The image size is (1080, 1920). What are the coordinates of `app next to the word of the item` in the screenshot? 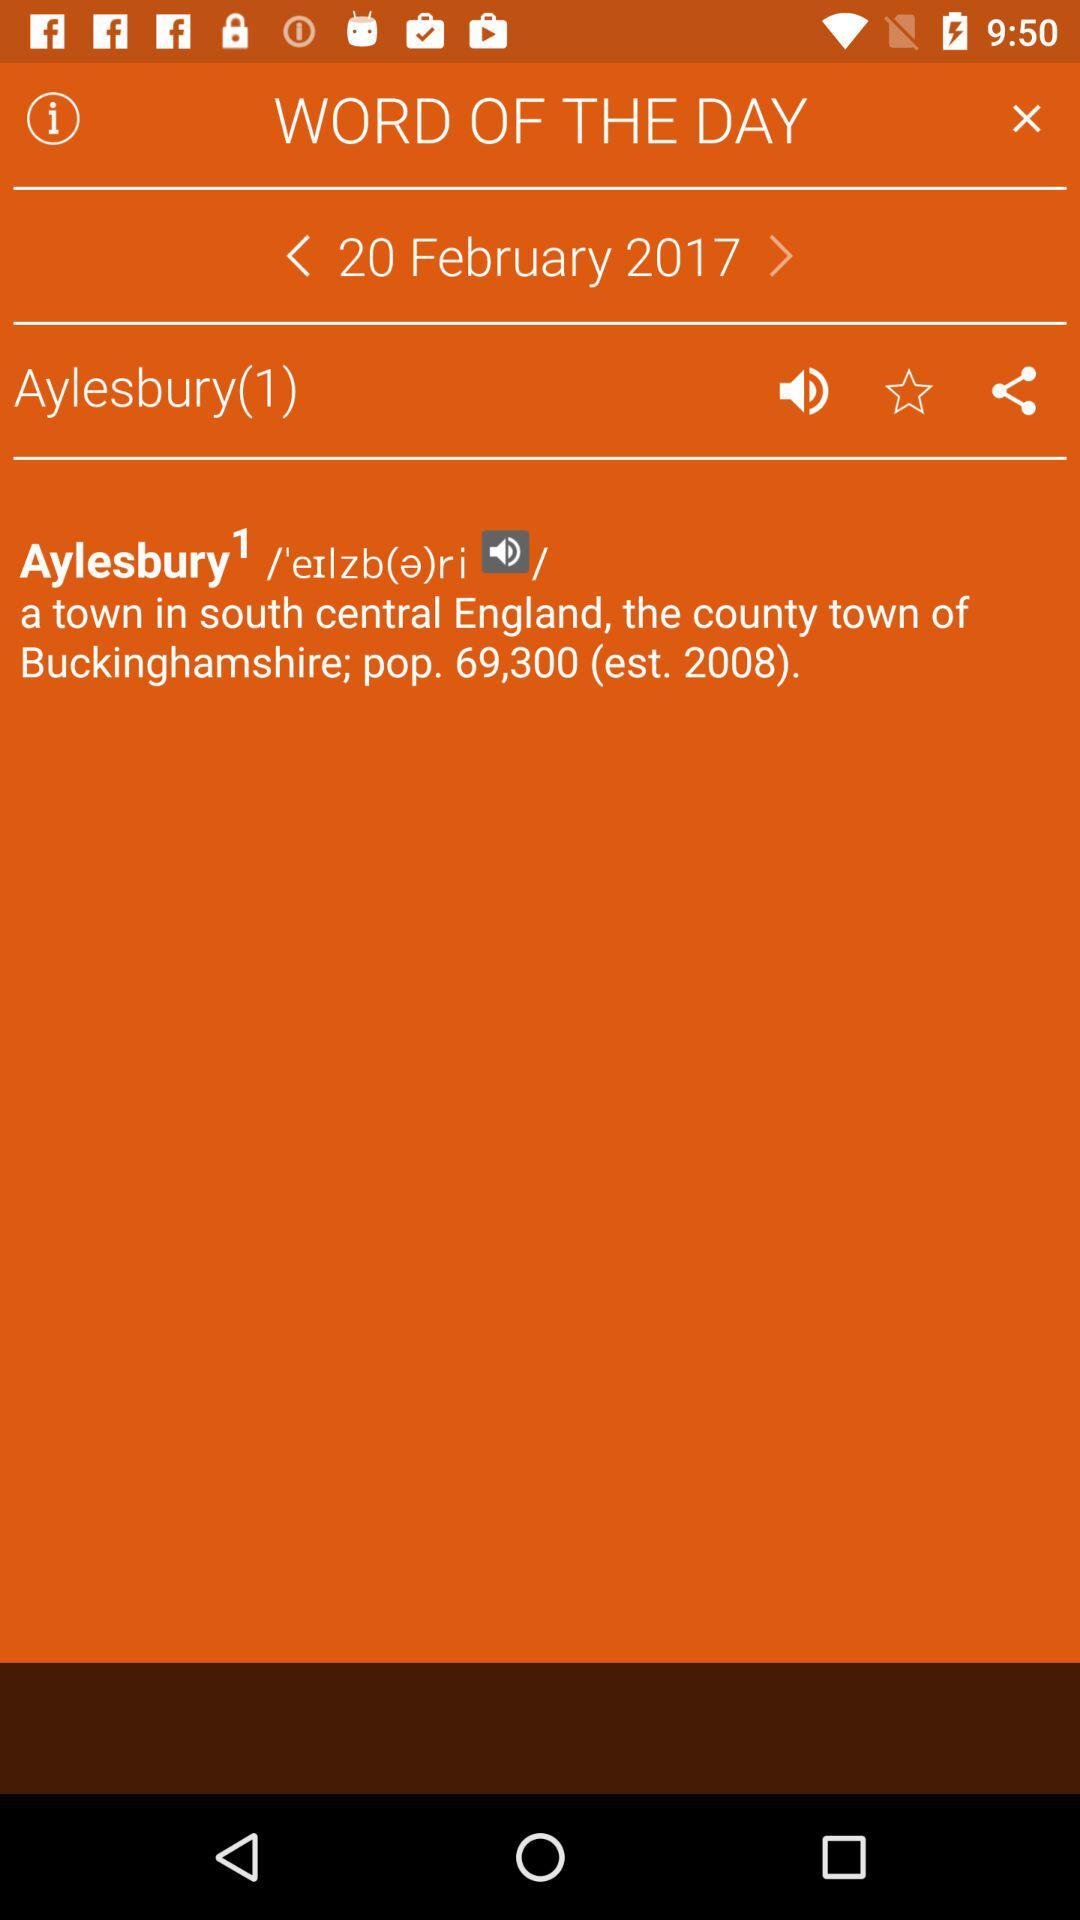 It's located at (1026, 117).